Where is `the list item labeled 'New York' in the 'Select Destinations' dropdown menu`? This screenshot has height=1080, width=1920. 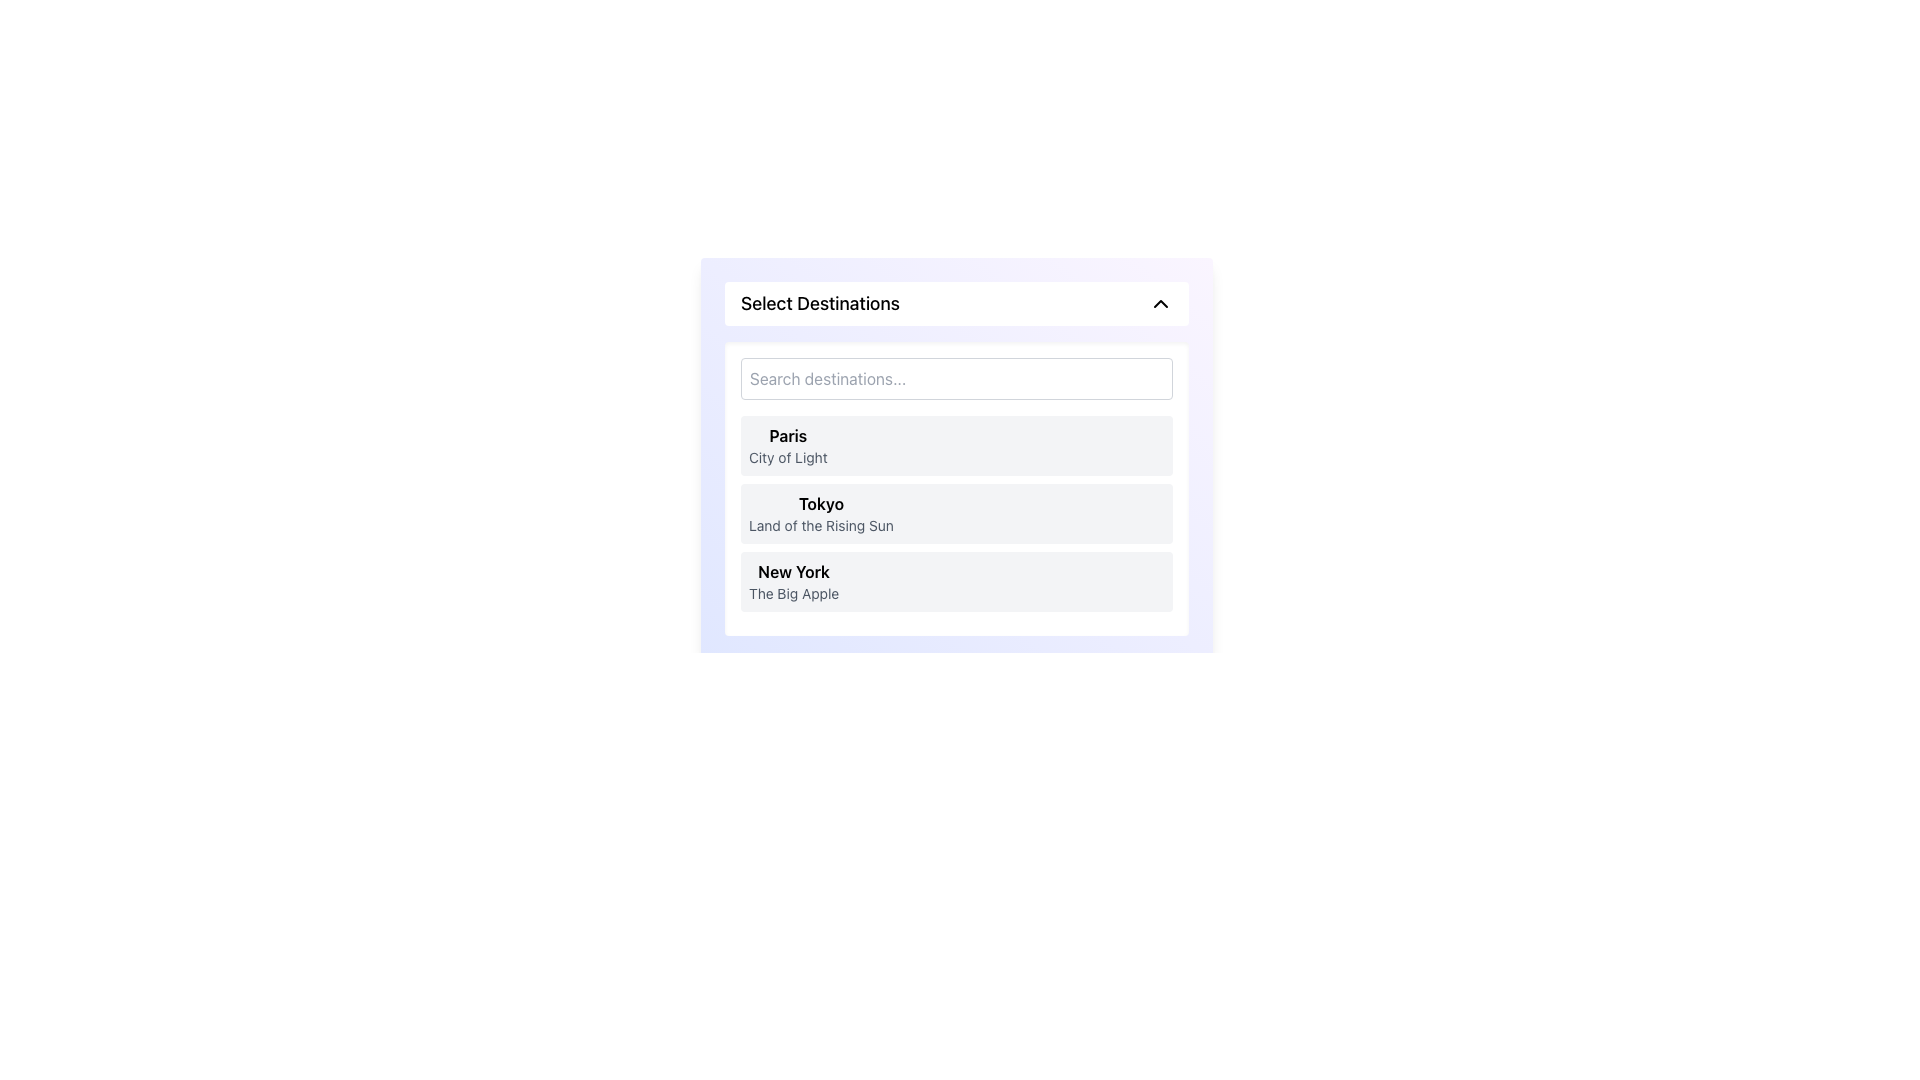
the list item labeled 'New York' in the 'Select Destinations' dropdown menu is located at coordinates (793, 582).